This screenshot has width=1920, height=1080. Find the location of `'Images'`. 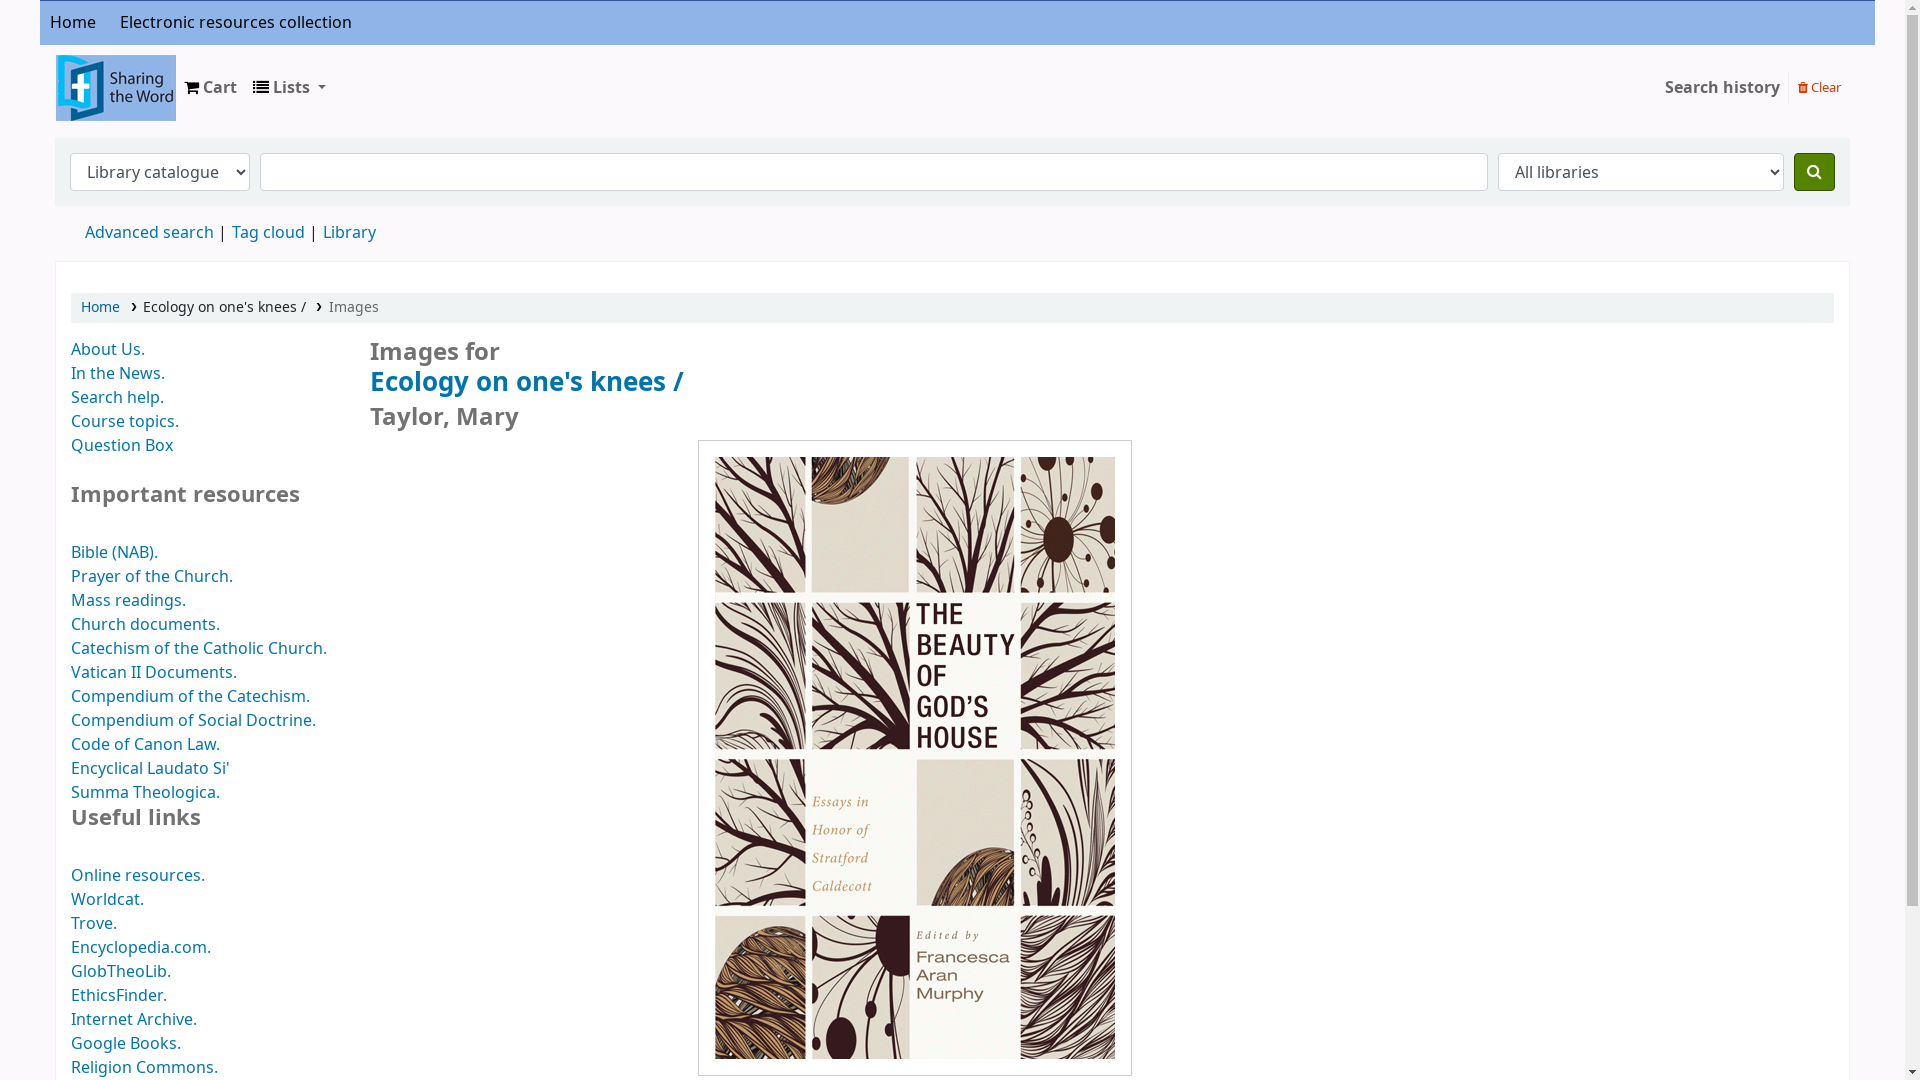

'Images' is located at coordinates (354, 307).